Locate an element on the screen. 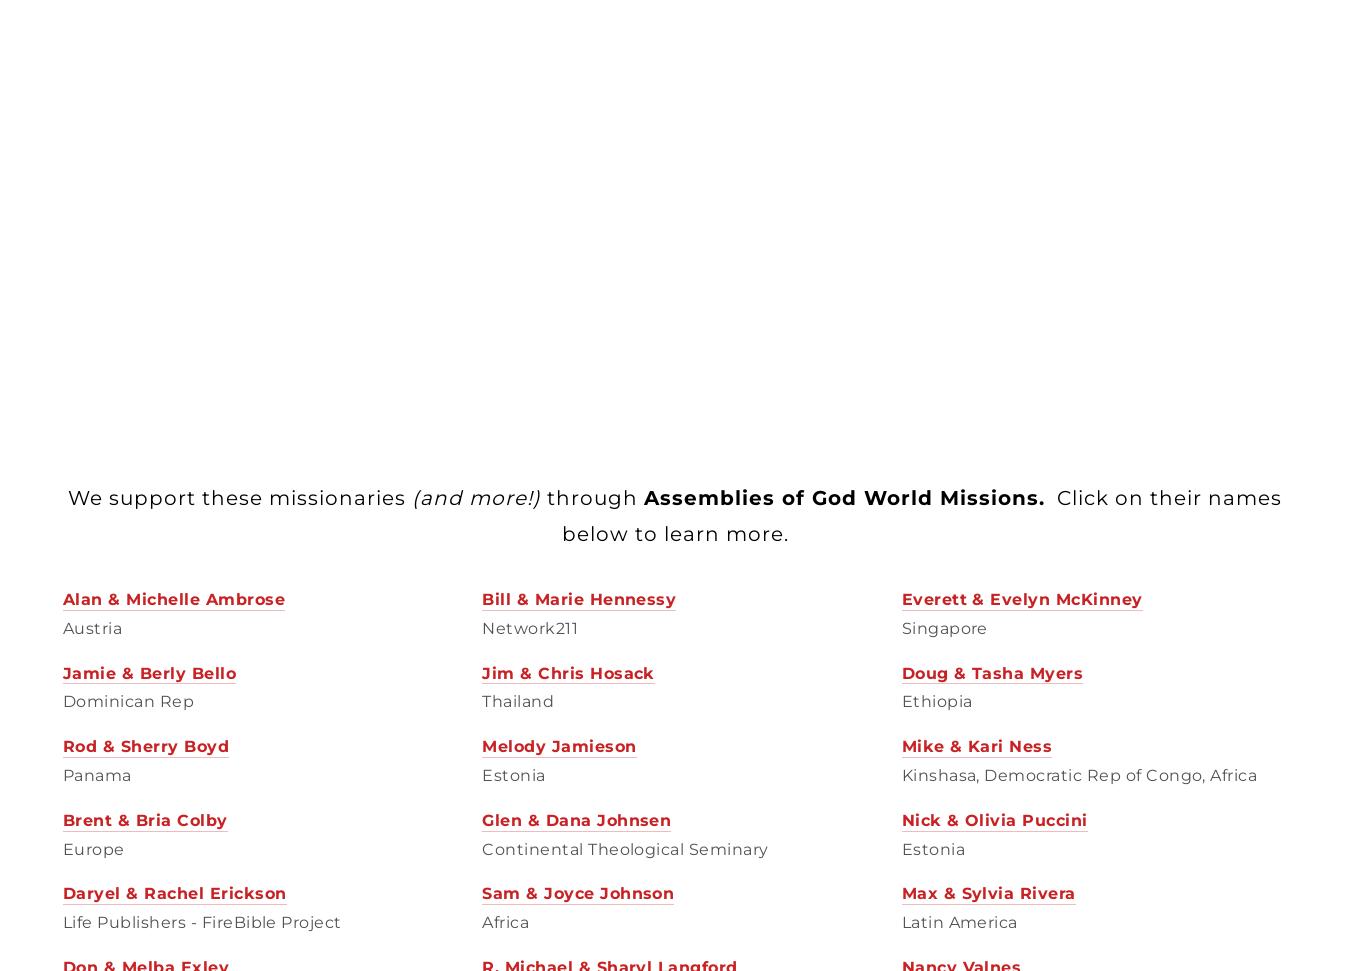  'Bill & Marie Hennessy' is located at coordinates (480, 597).